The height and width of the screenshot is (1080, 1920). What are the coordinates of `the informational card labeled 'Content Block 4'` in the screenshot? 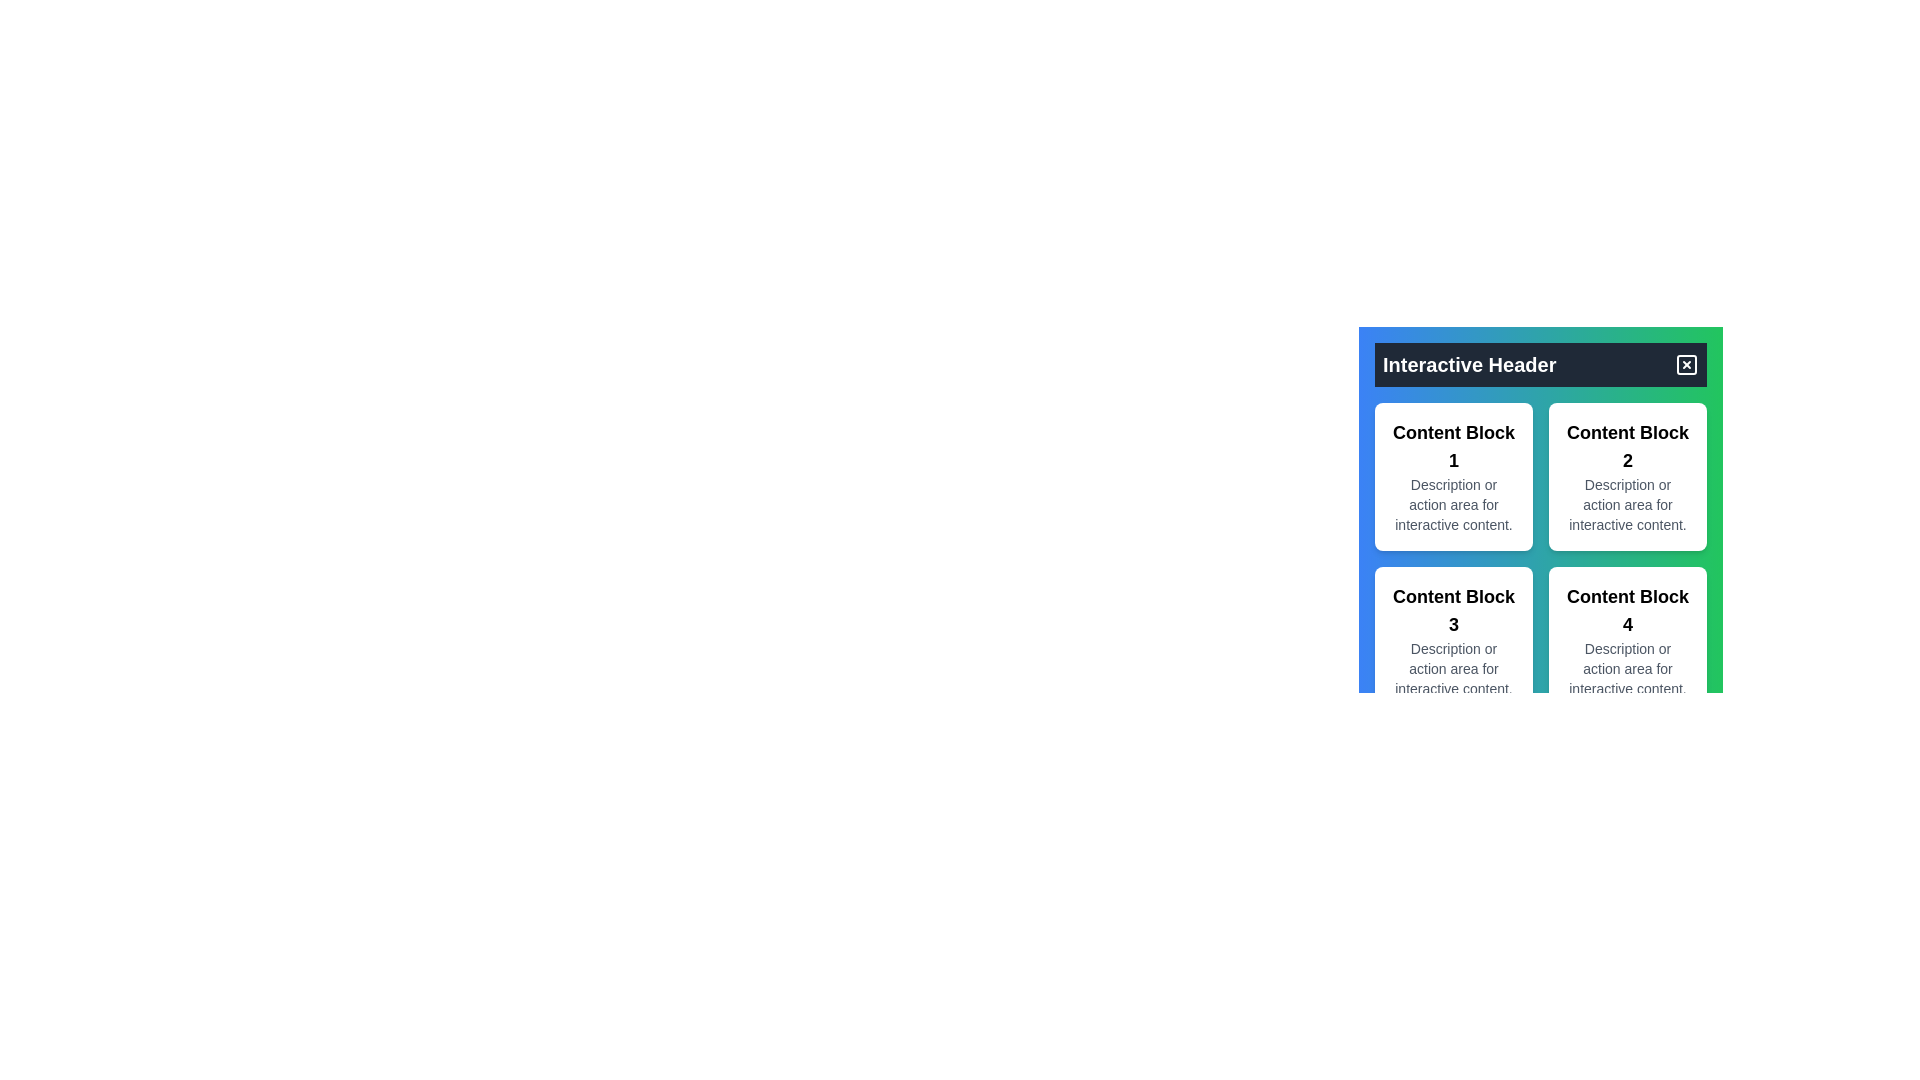 It's located at (1627, 640).